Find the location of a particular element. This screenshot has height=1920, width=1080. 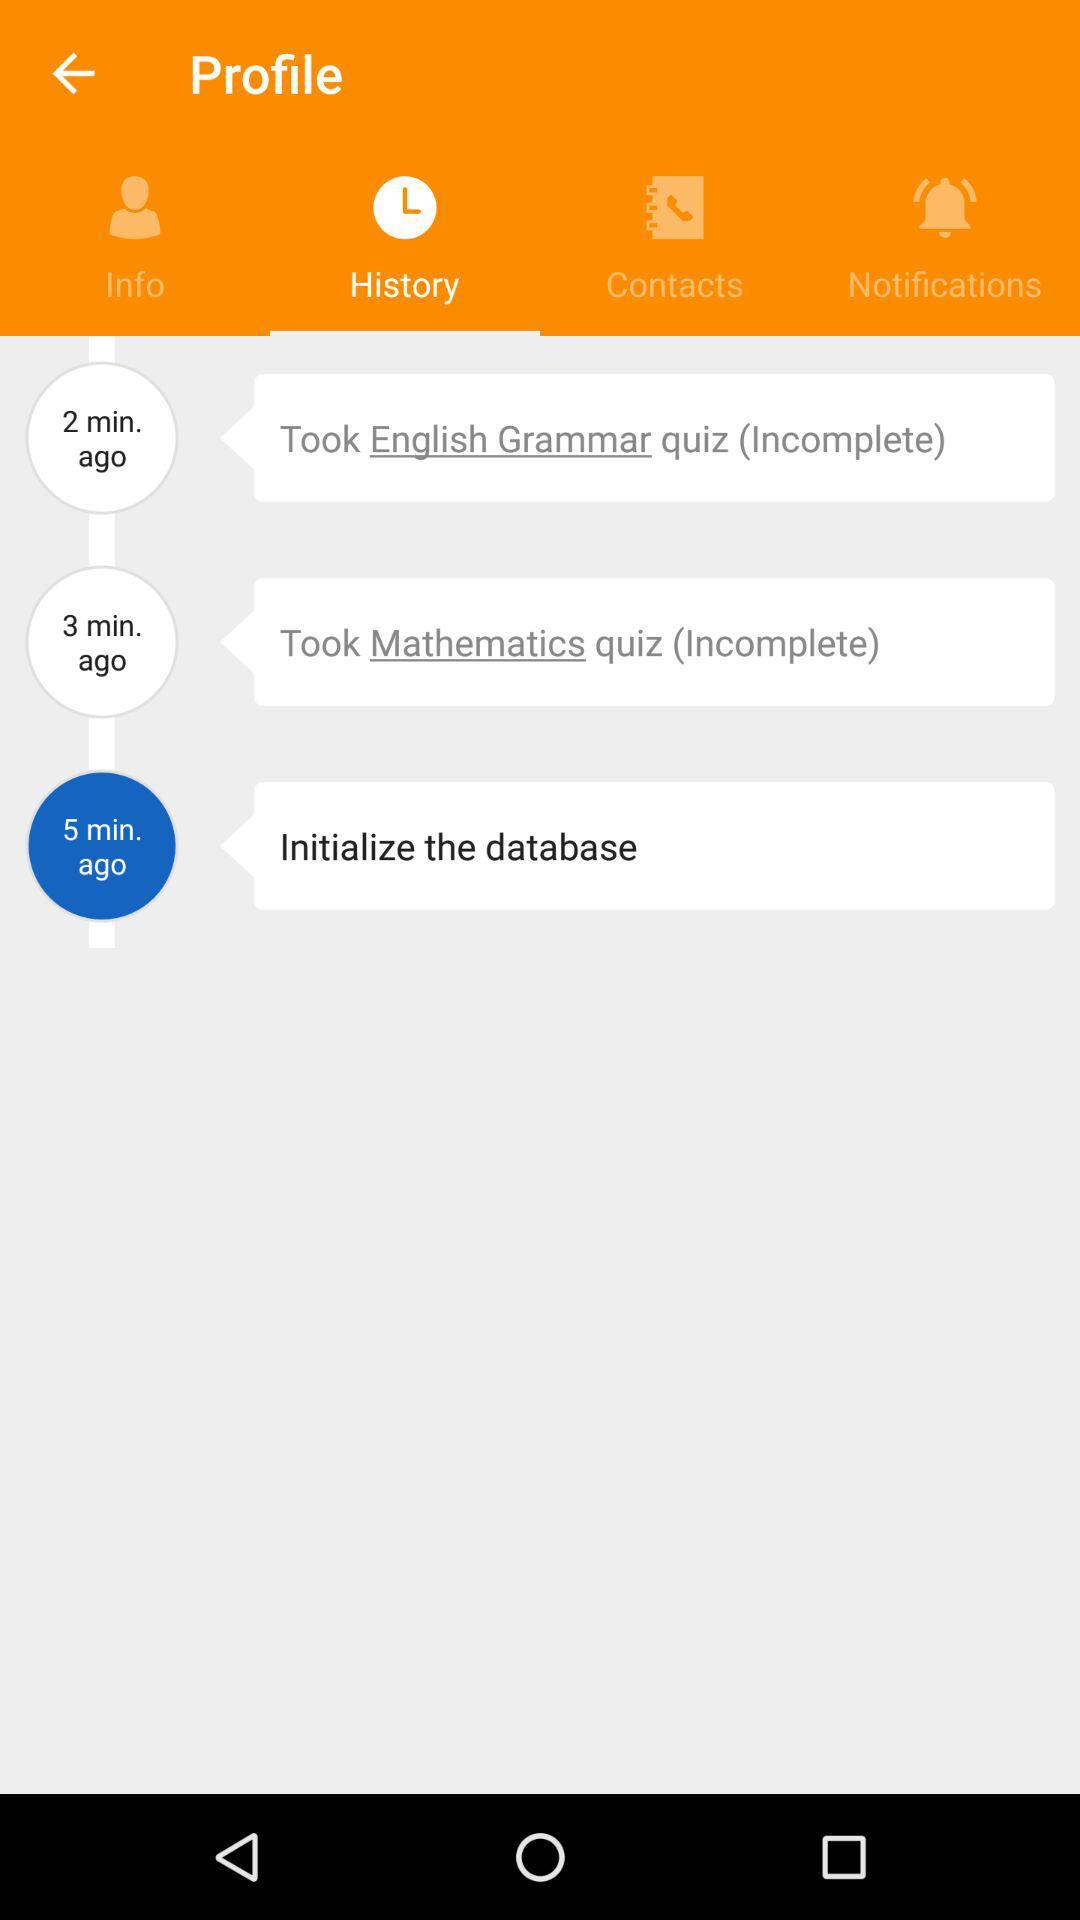

item below the took mathematics quiz icon is located at coordinates (222, 845).